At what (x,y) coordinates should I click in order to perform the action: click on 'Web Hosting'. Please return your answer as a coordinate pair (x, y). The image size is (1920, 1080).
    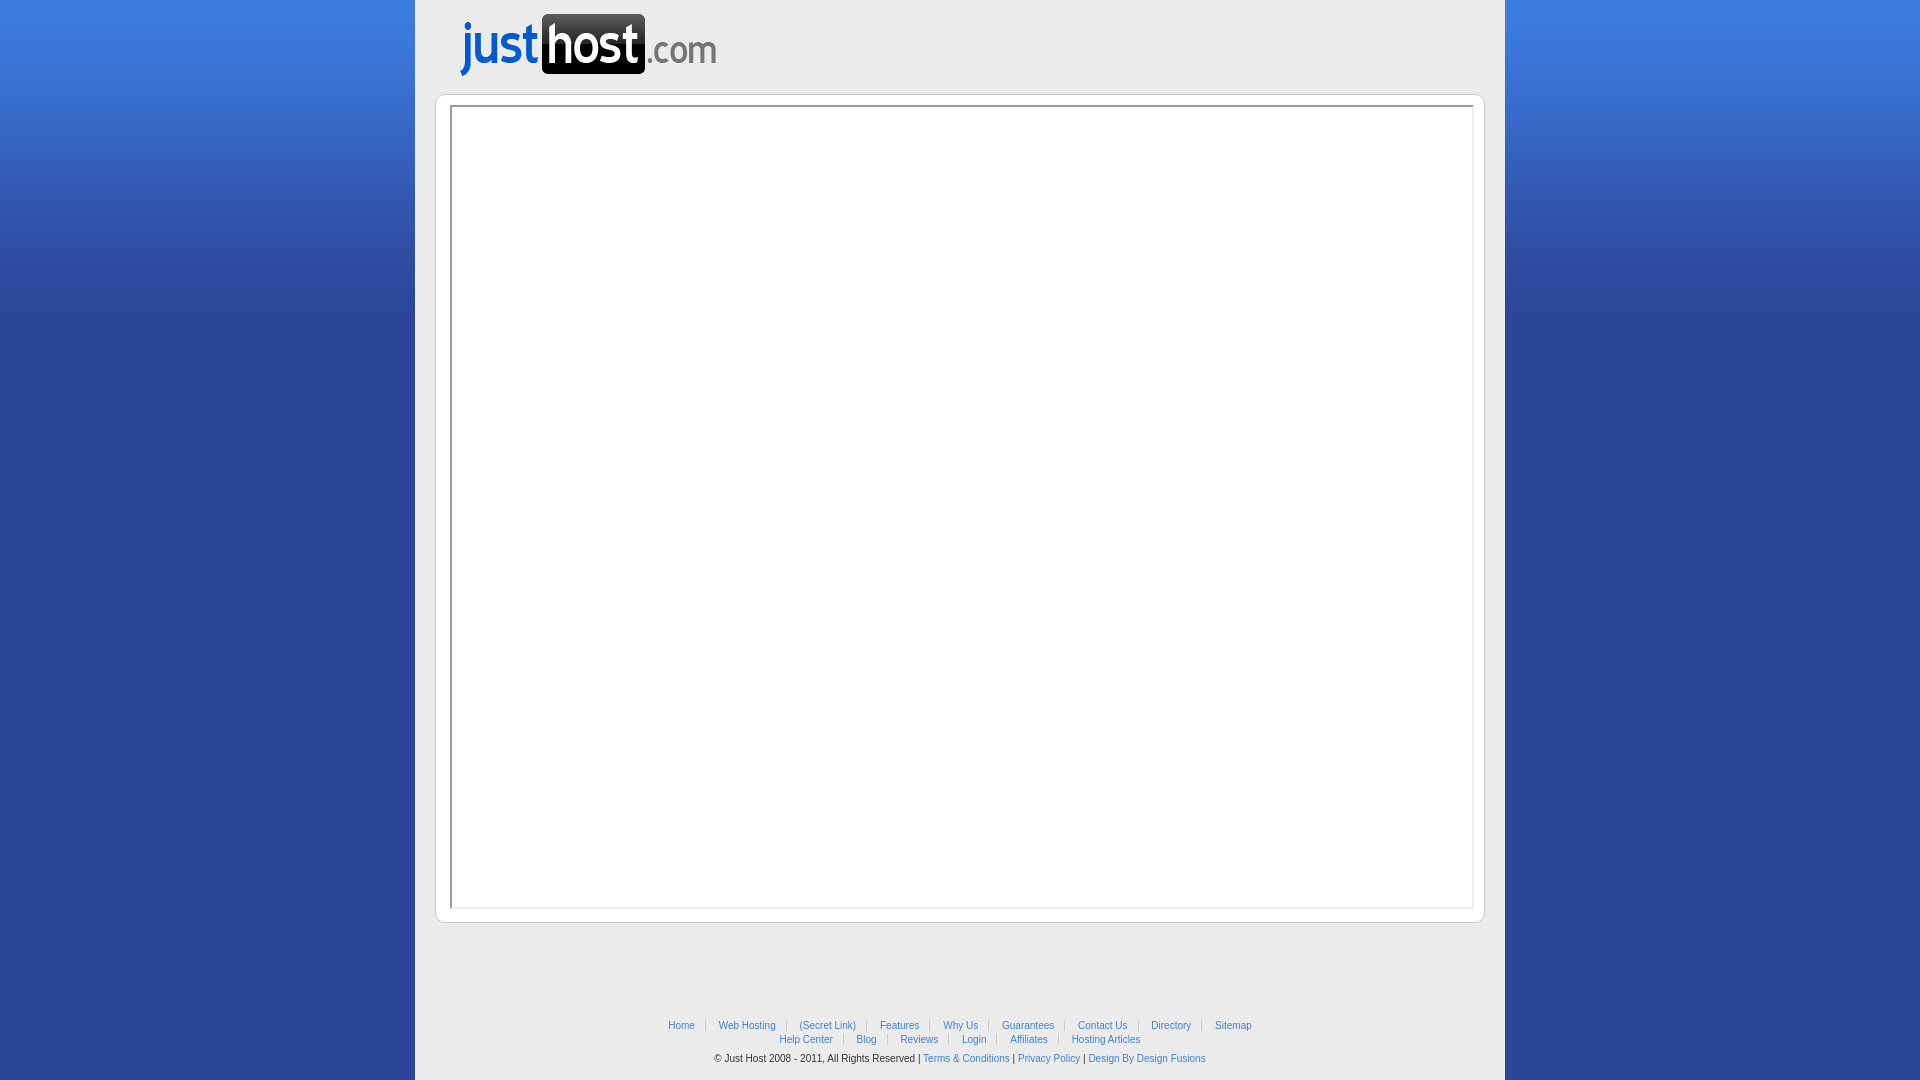
    Looking at the image, I should click on (746, 1025).